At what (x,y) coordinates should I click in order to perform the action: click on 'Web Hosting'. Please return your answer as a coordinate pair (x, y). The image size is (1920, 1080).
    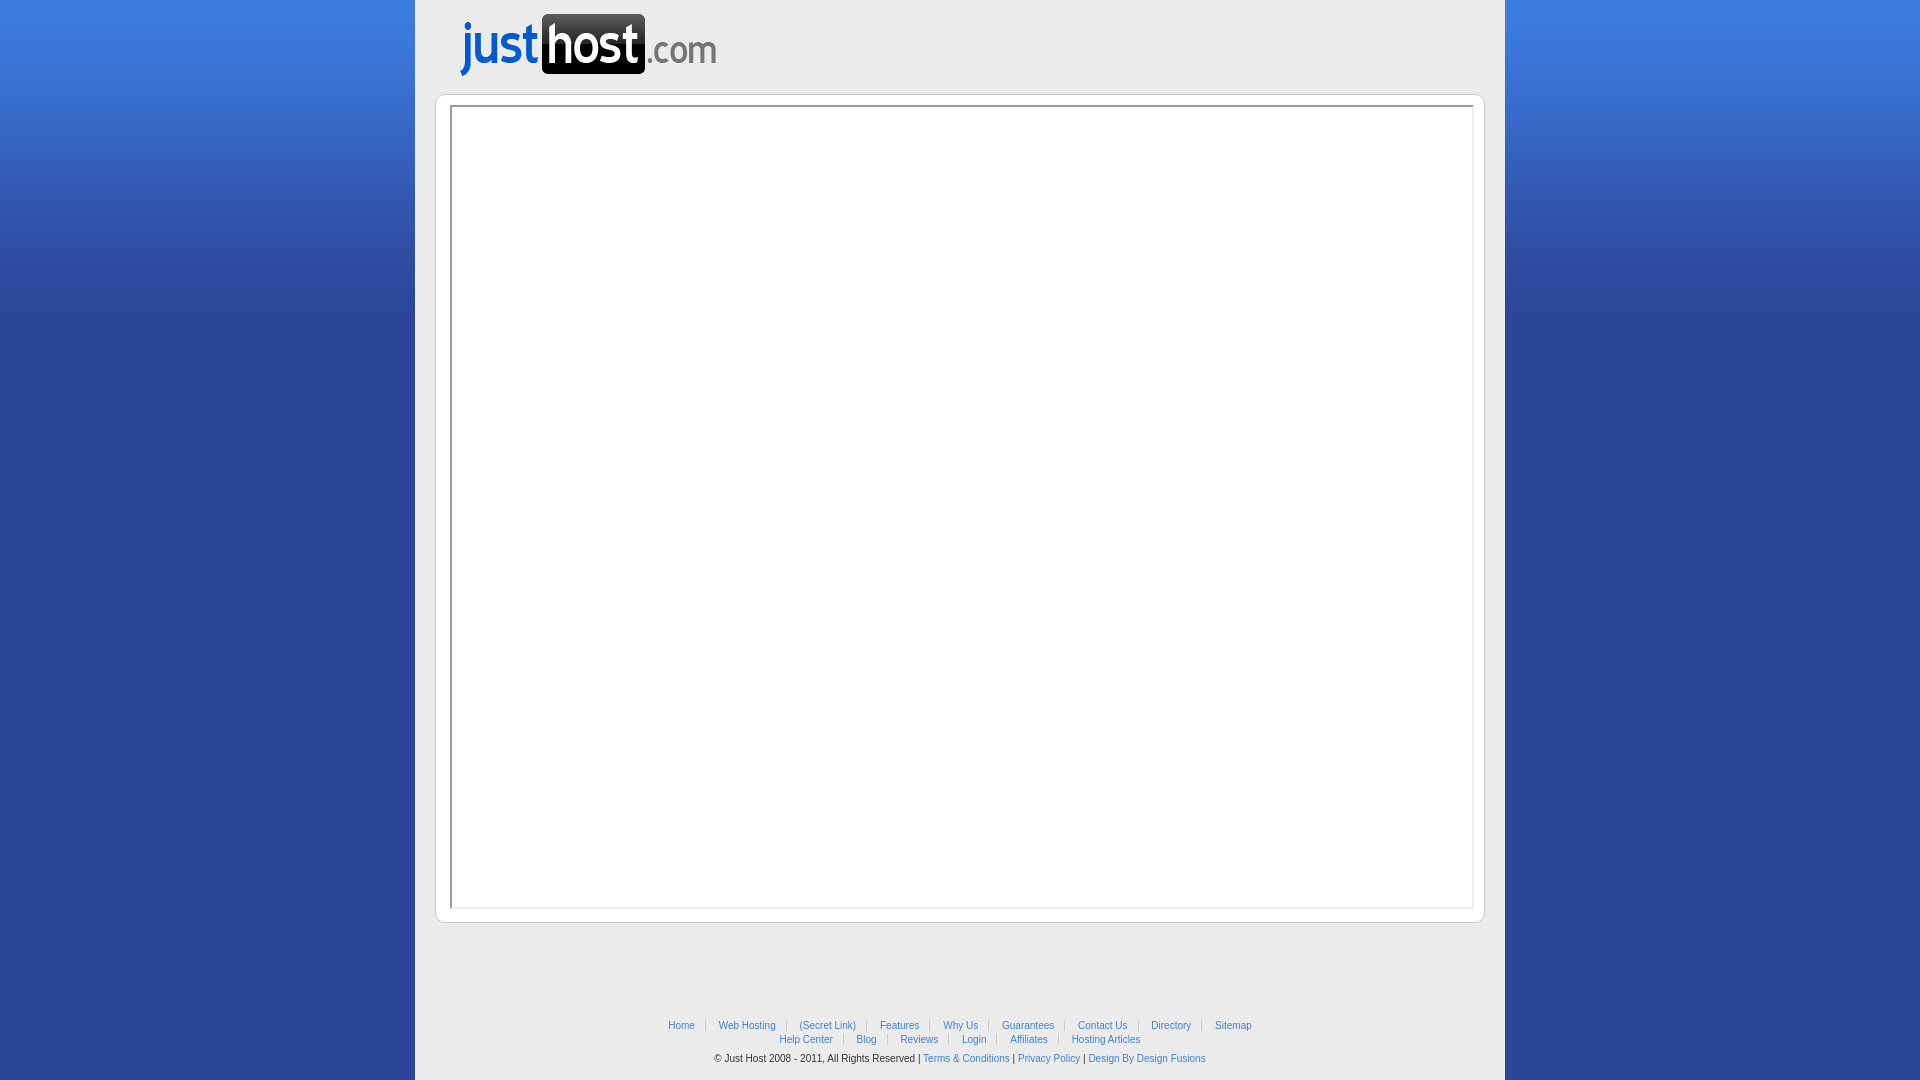
    Looking at the image, I should click on (746, 1025).